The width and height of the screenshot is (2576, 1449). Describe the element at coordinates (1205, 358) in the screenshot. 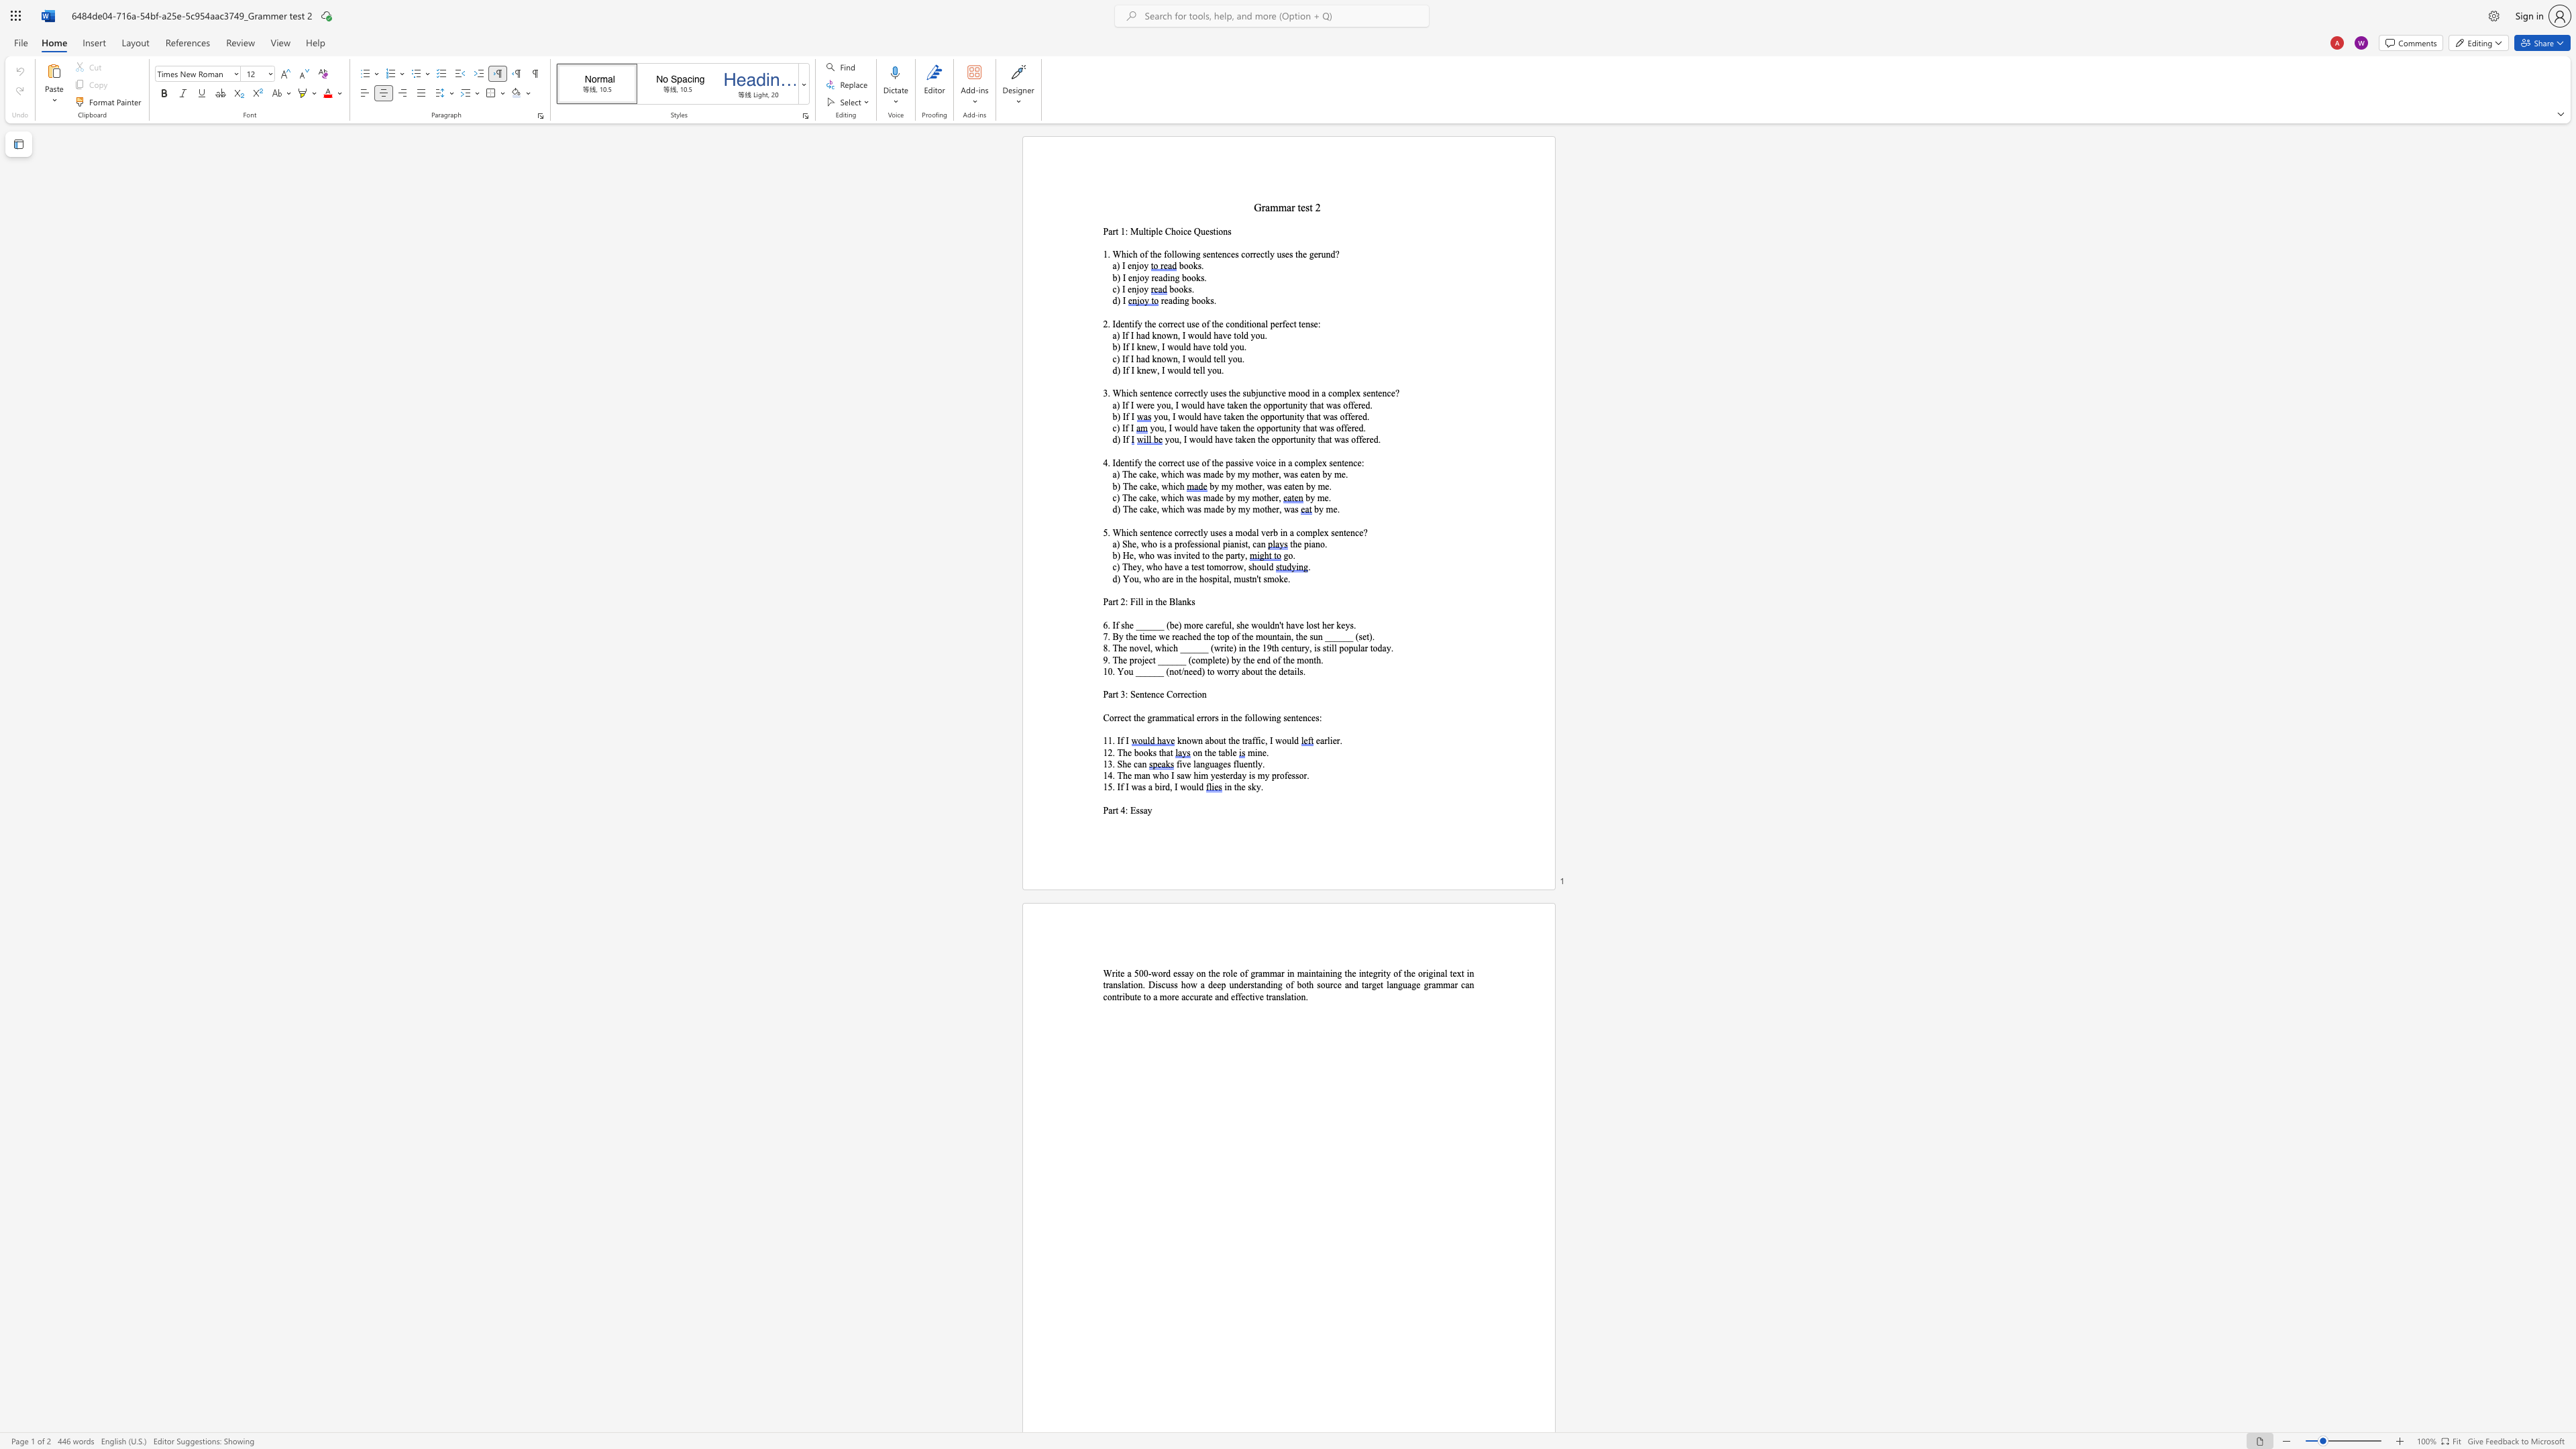

I see `the subset text "d tell yo" within the text "c) If I had known, I would tell you."` at that location.